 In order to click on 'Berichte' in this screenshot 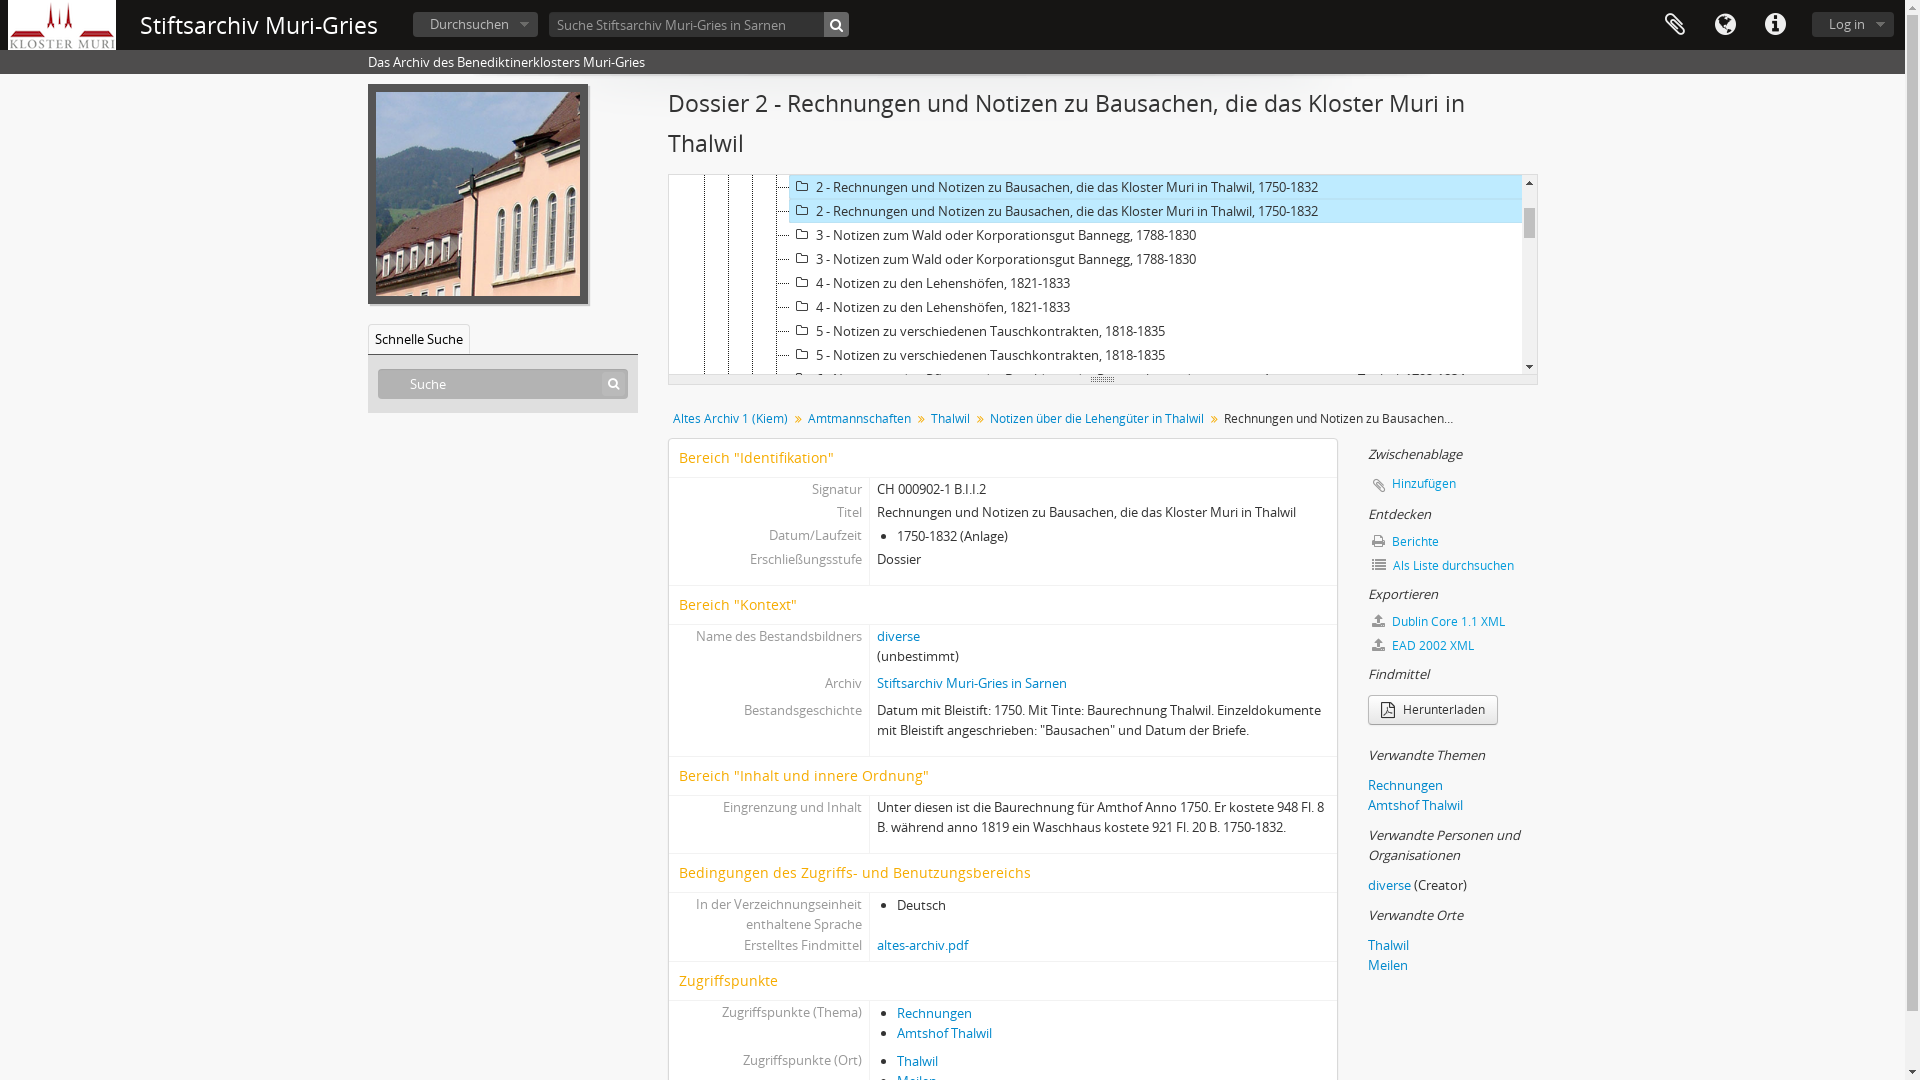, I will do `click(1453, 542)`.